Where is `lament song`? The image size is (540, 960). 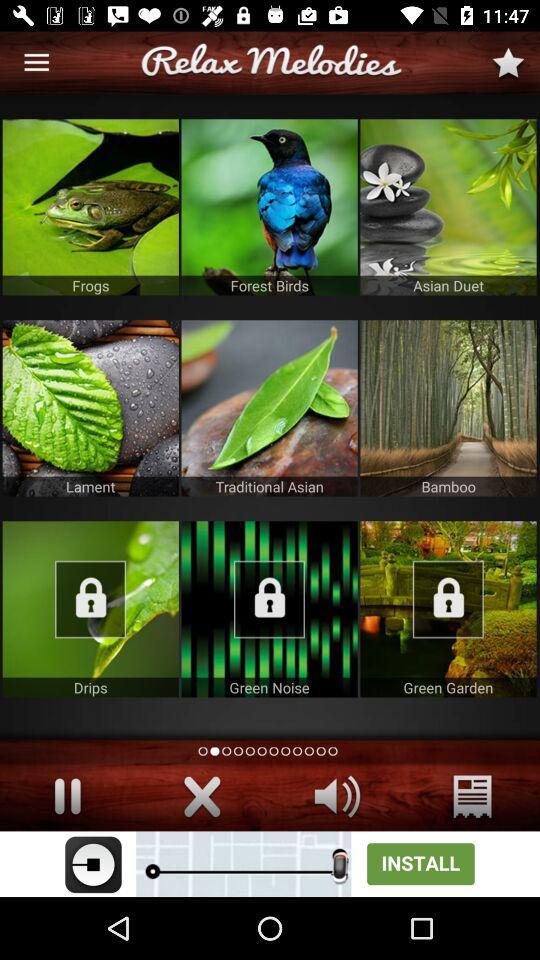
lament song is located at coordinates (89, 407).